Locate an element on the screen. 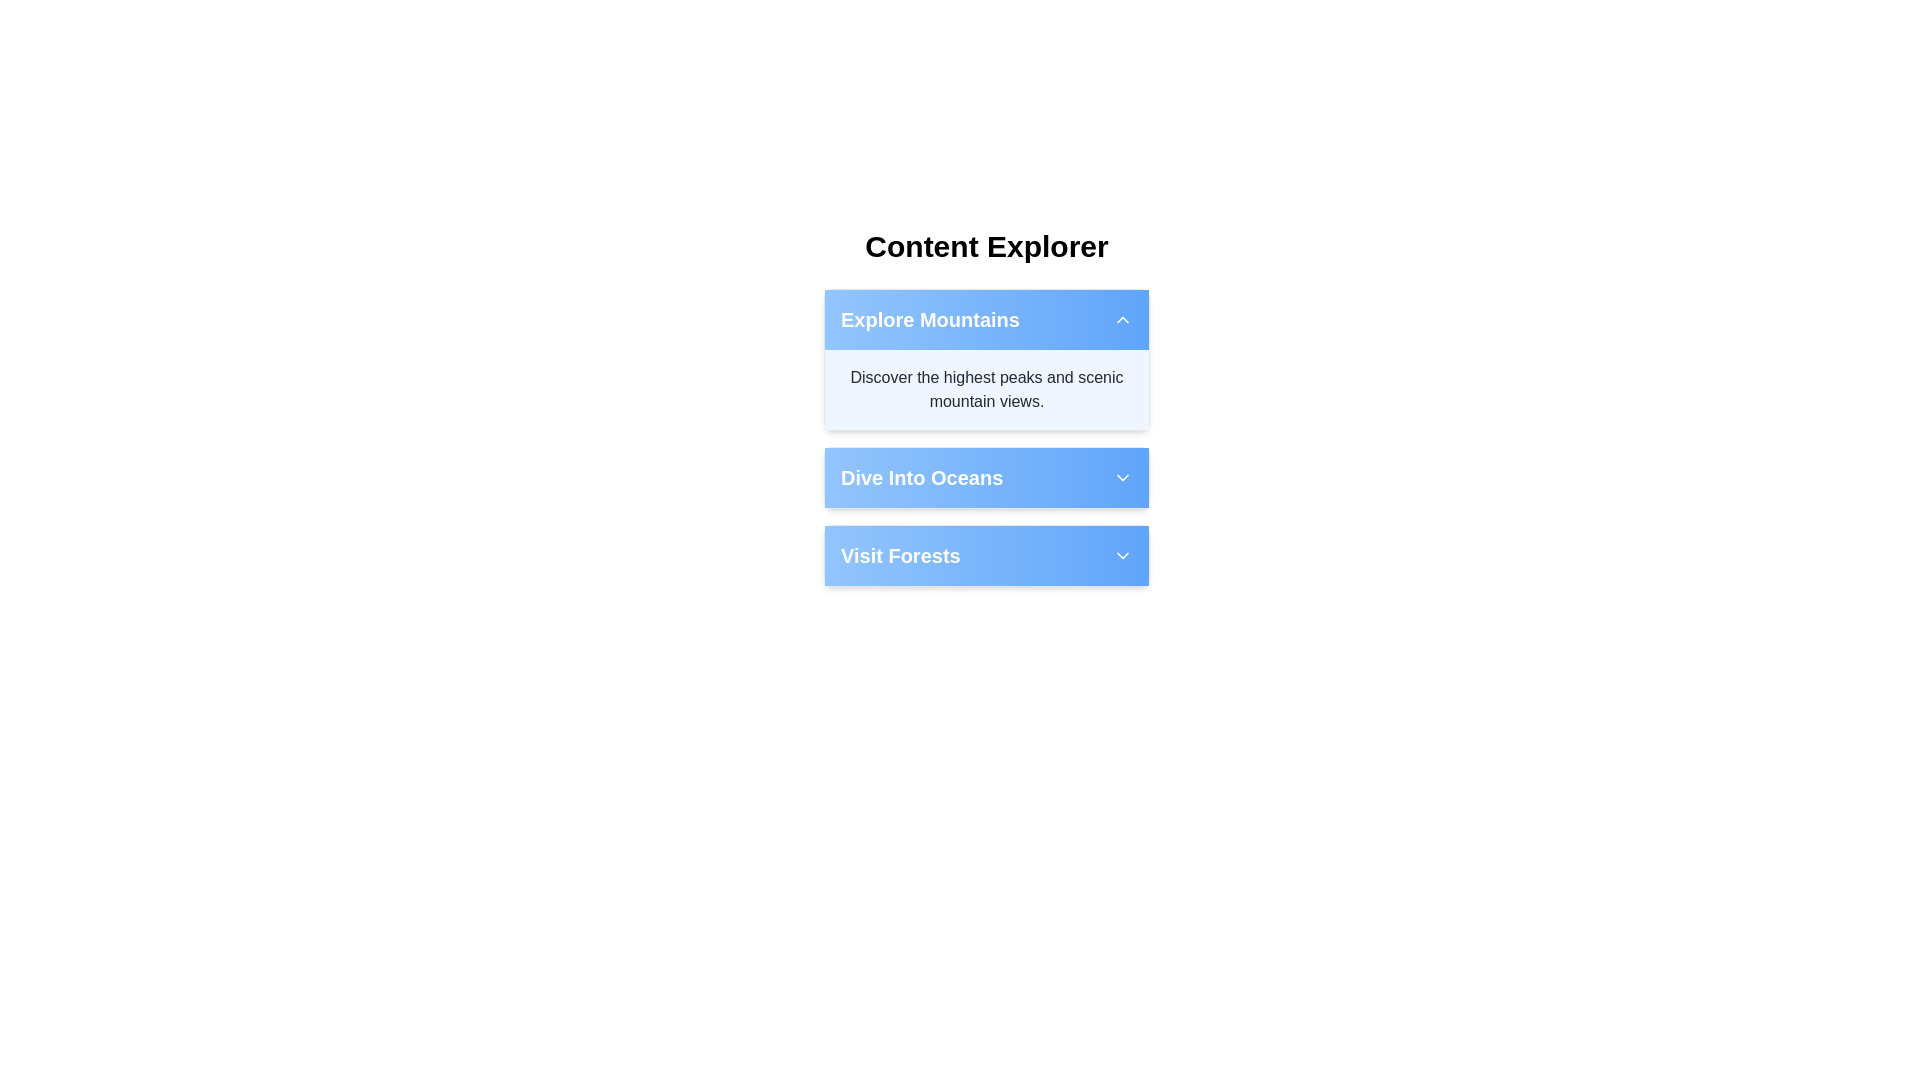 The height and width of the screenshot is (1080, 1920). the 'Dive Into Oceans' expandable card, which is the middle card in the 'Content Explorer' section is located at coordinates (987, 478).